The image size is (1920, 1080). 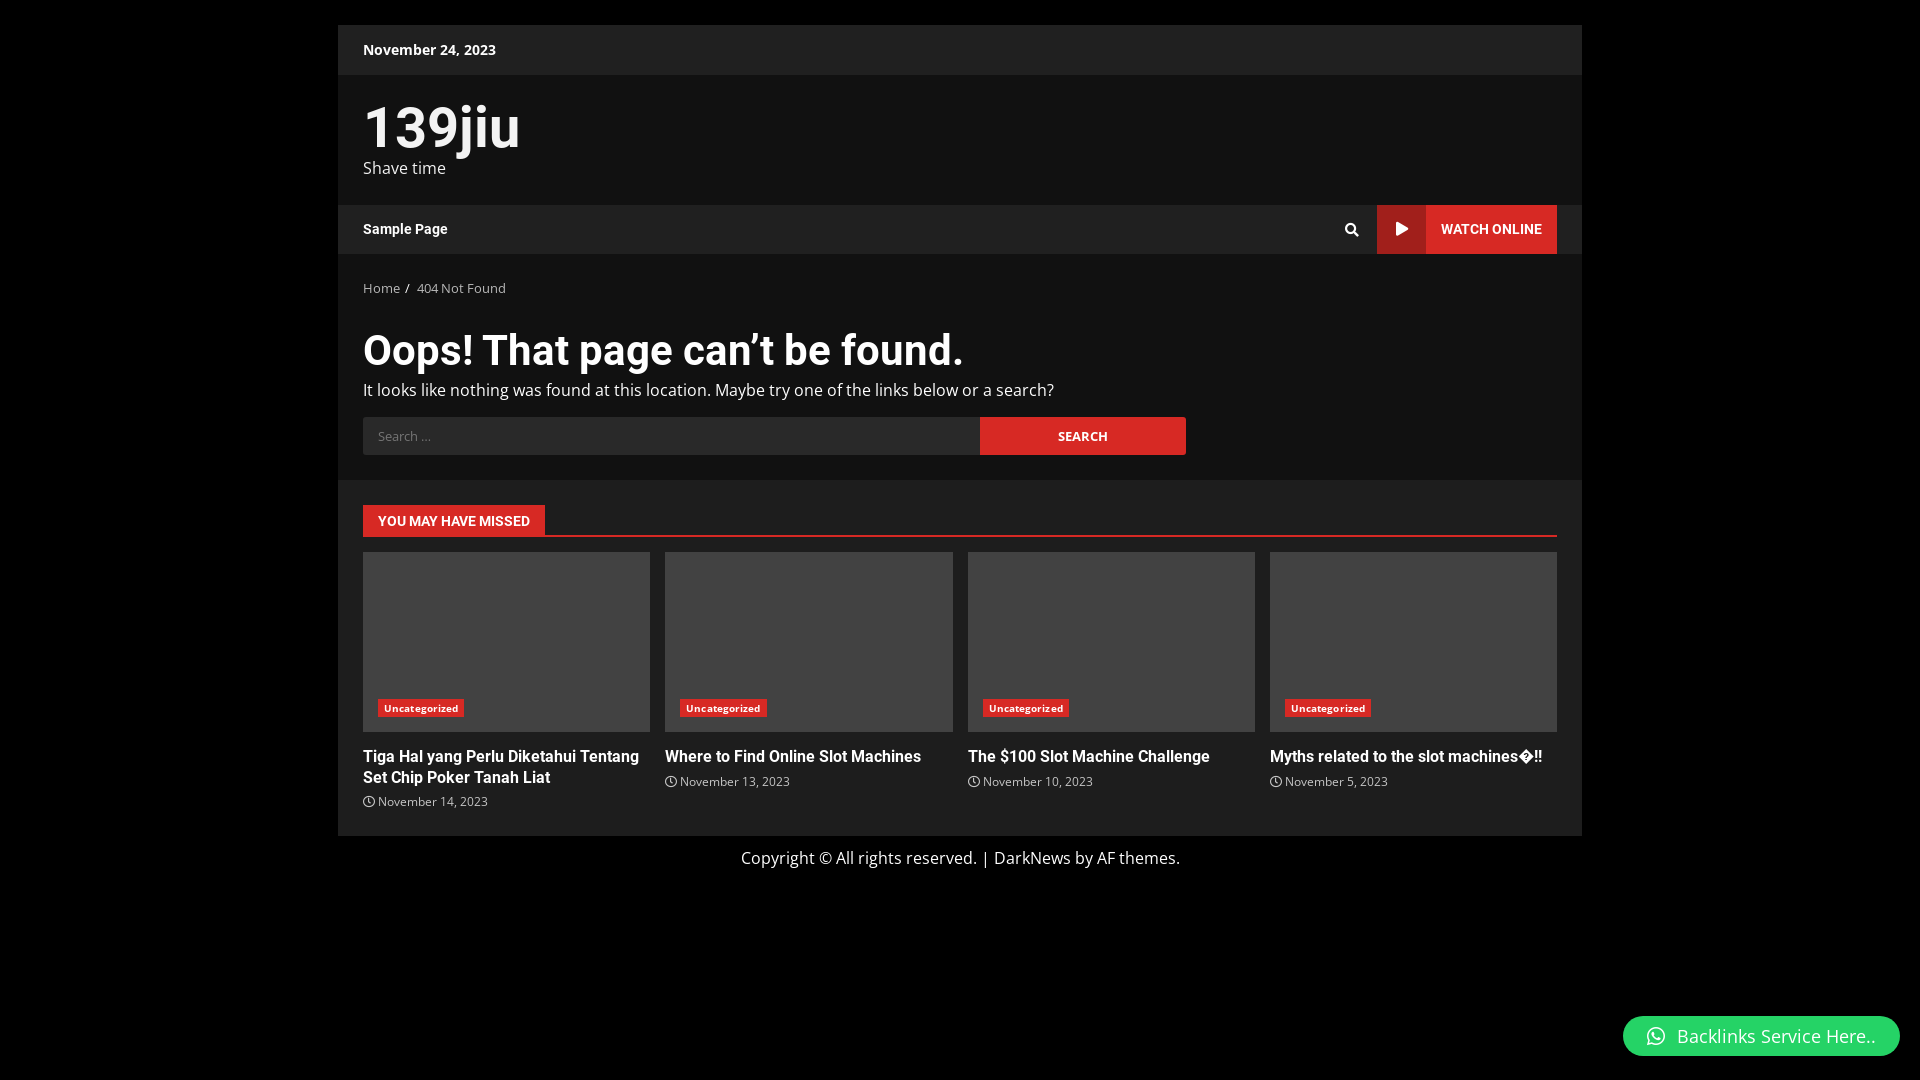 I want to click on 'The $100 Slot Machine Challenge', so click(x=968, y=641).